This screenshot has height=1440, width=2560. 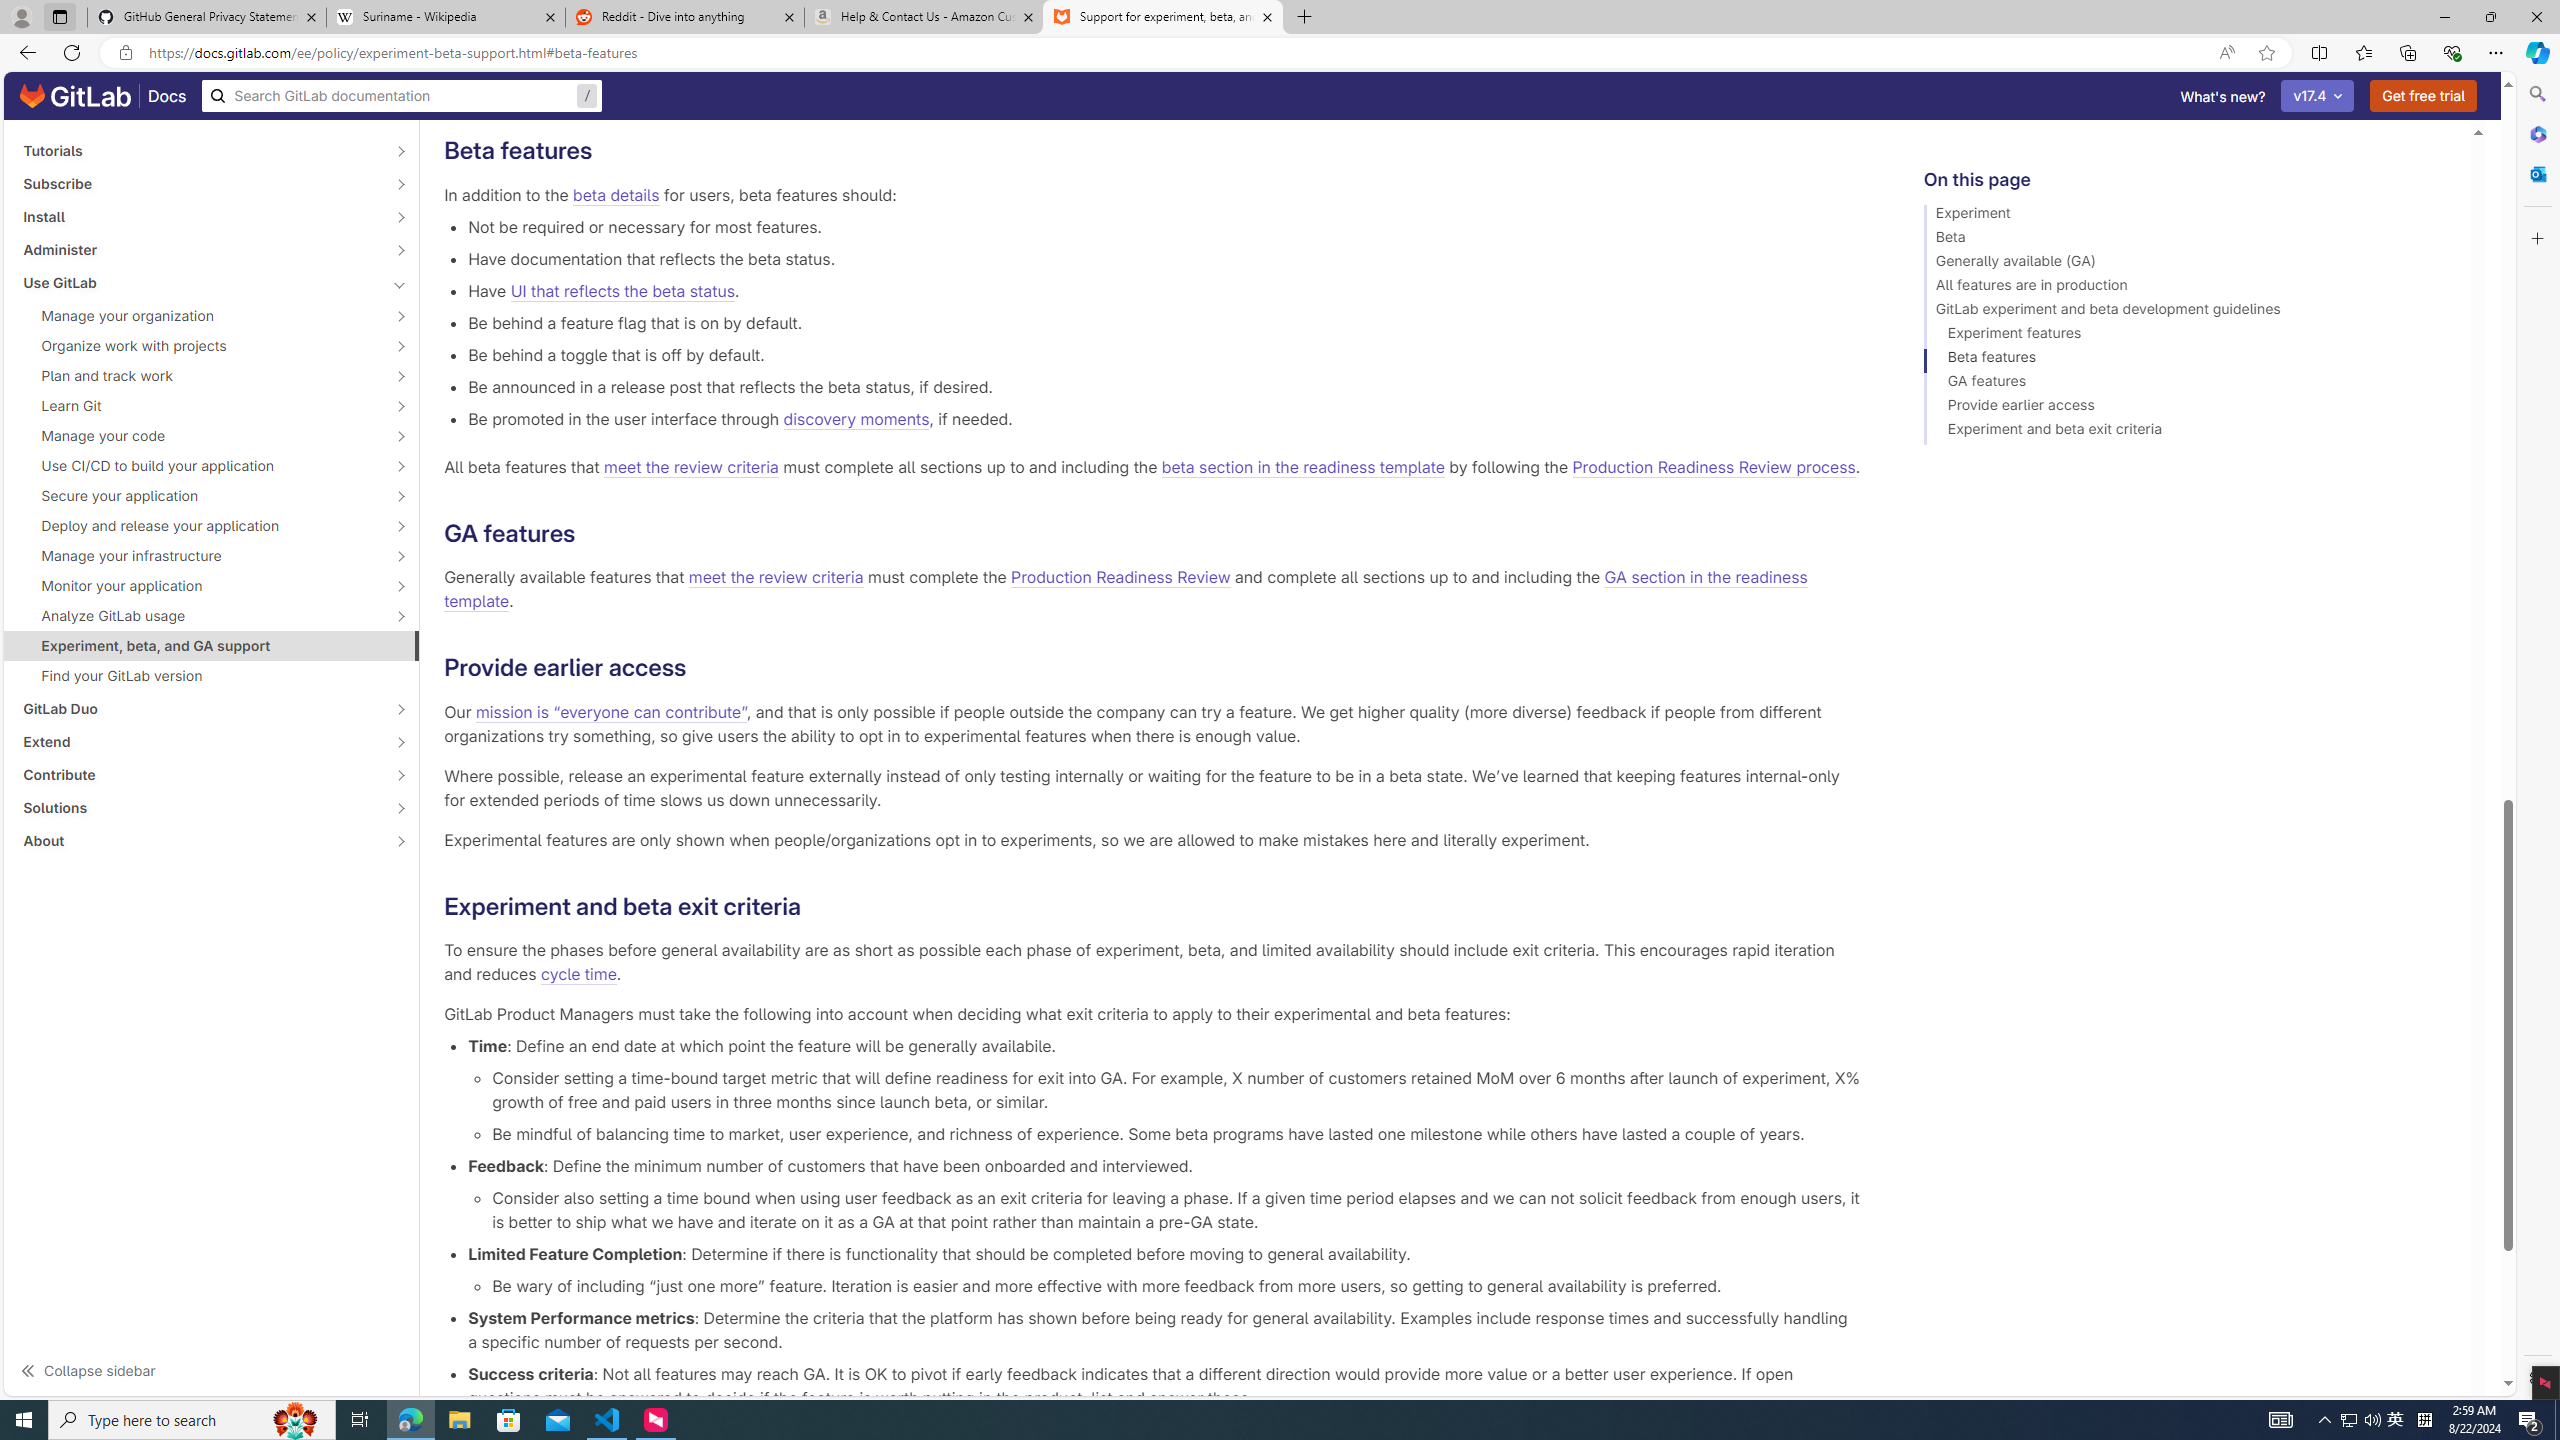 I want to click on 'Help & Contact Us - Amazon Customer Service - Sleeping', so click(x=924, y=16).